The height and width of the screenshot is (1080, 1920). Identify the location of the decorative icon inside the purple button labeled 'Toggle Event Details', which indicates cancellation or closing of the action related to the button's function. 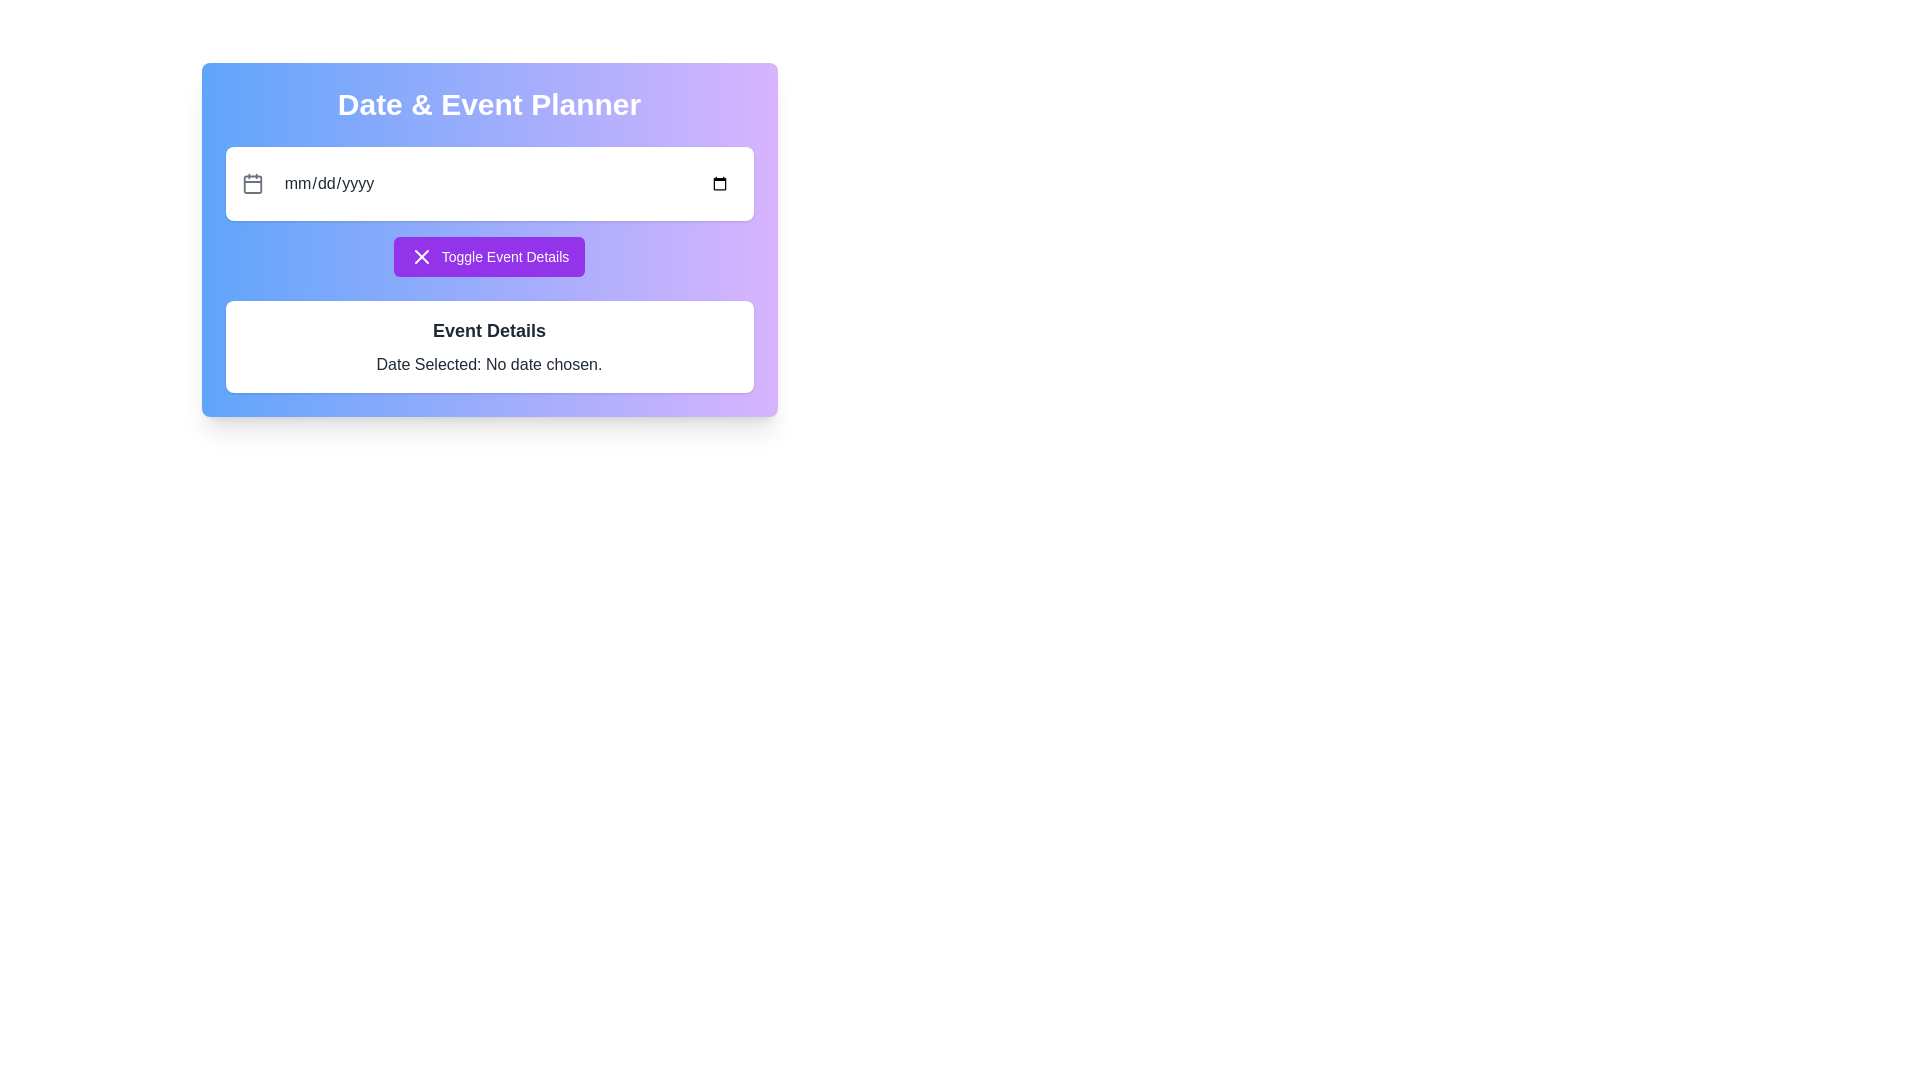
(420, 256).